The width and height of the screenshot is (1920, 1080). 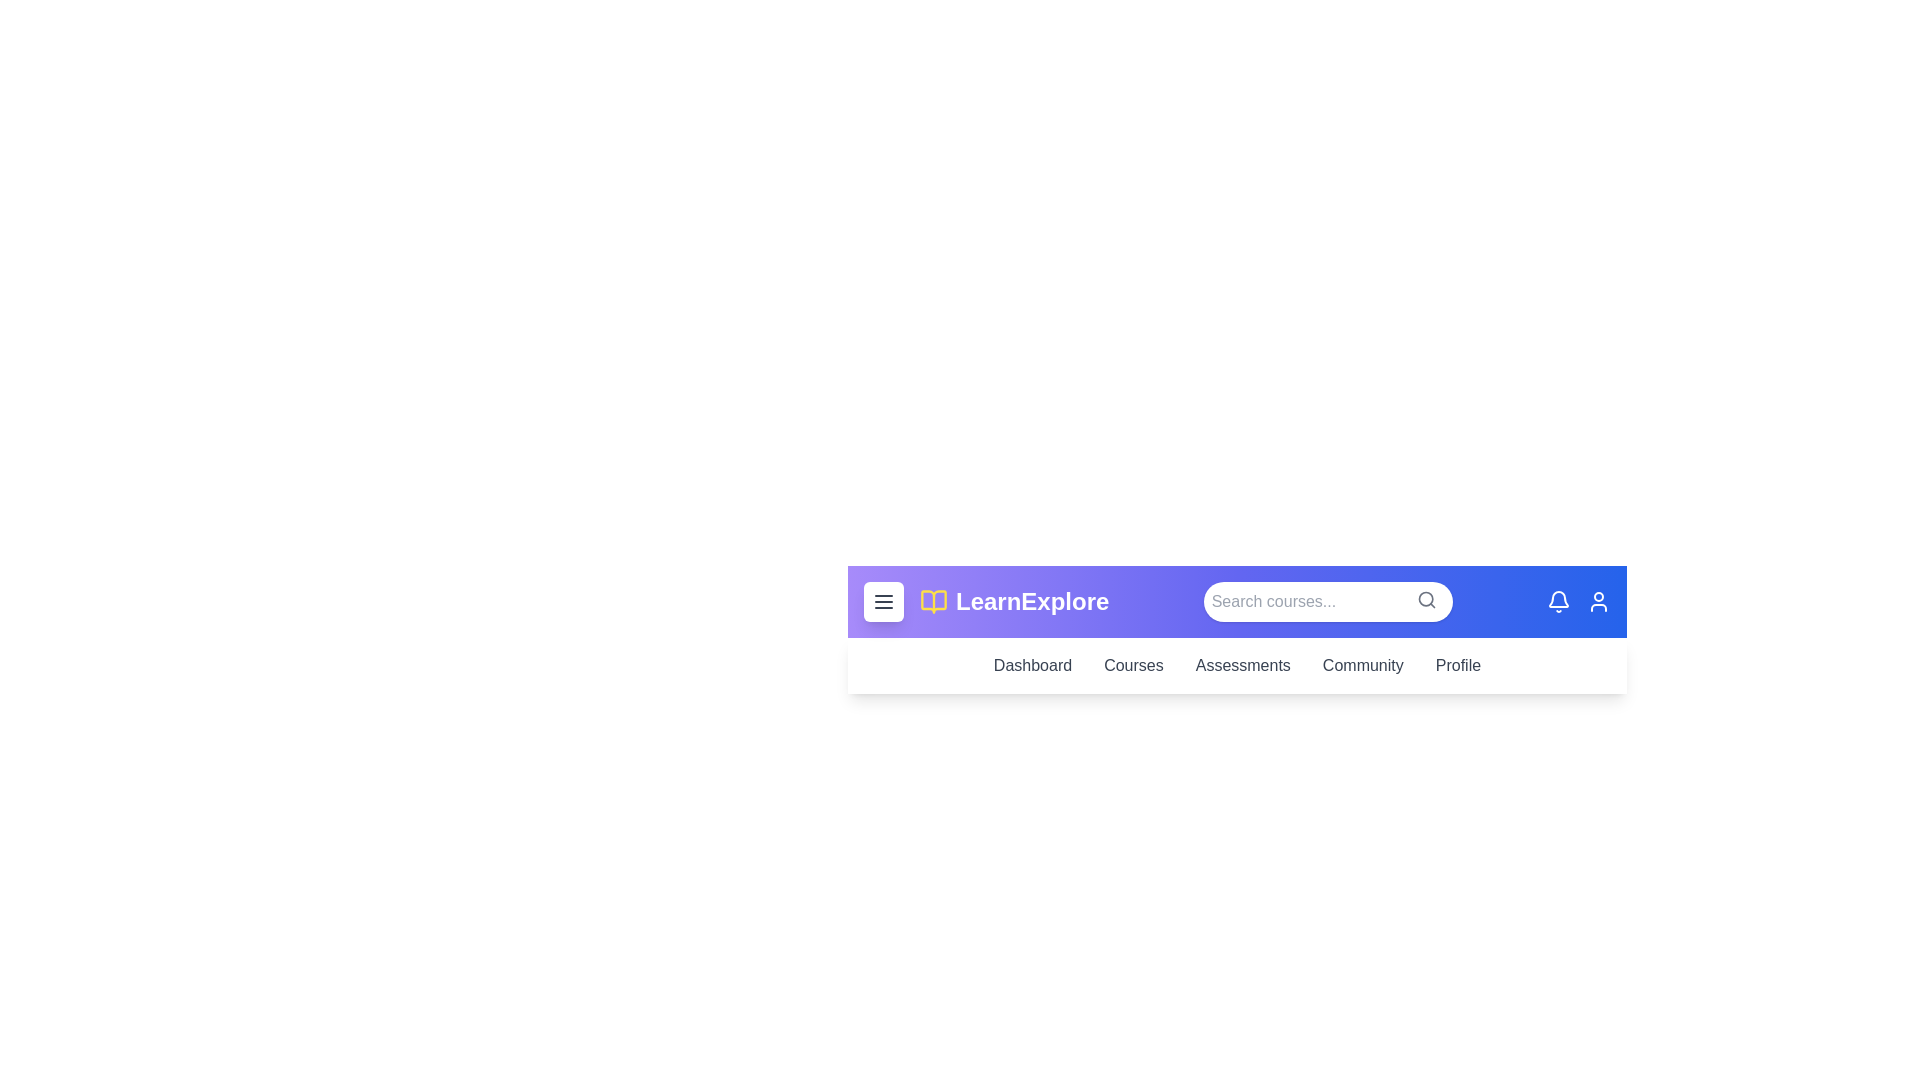 I want to click on the navigation link 'Dashboard' to observe its hover effect, so click(x=1032, y=666).